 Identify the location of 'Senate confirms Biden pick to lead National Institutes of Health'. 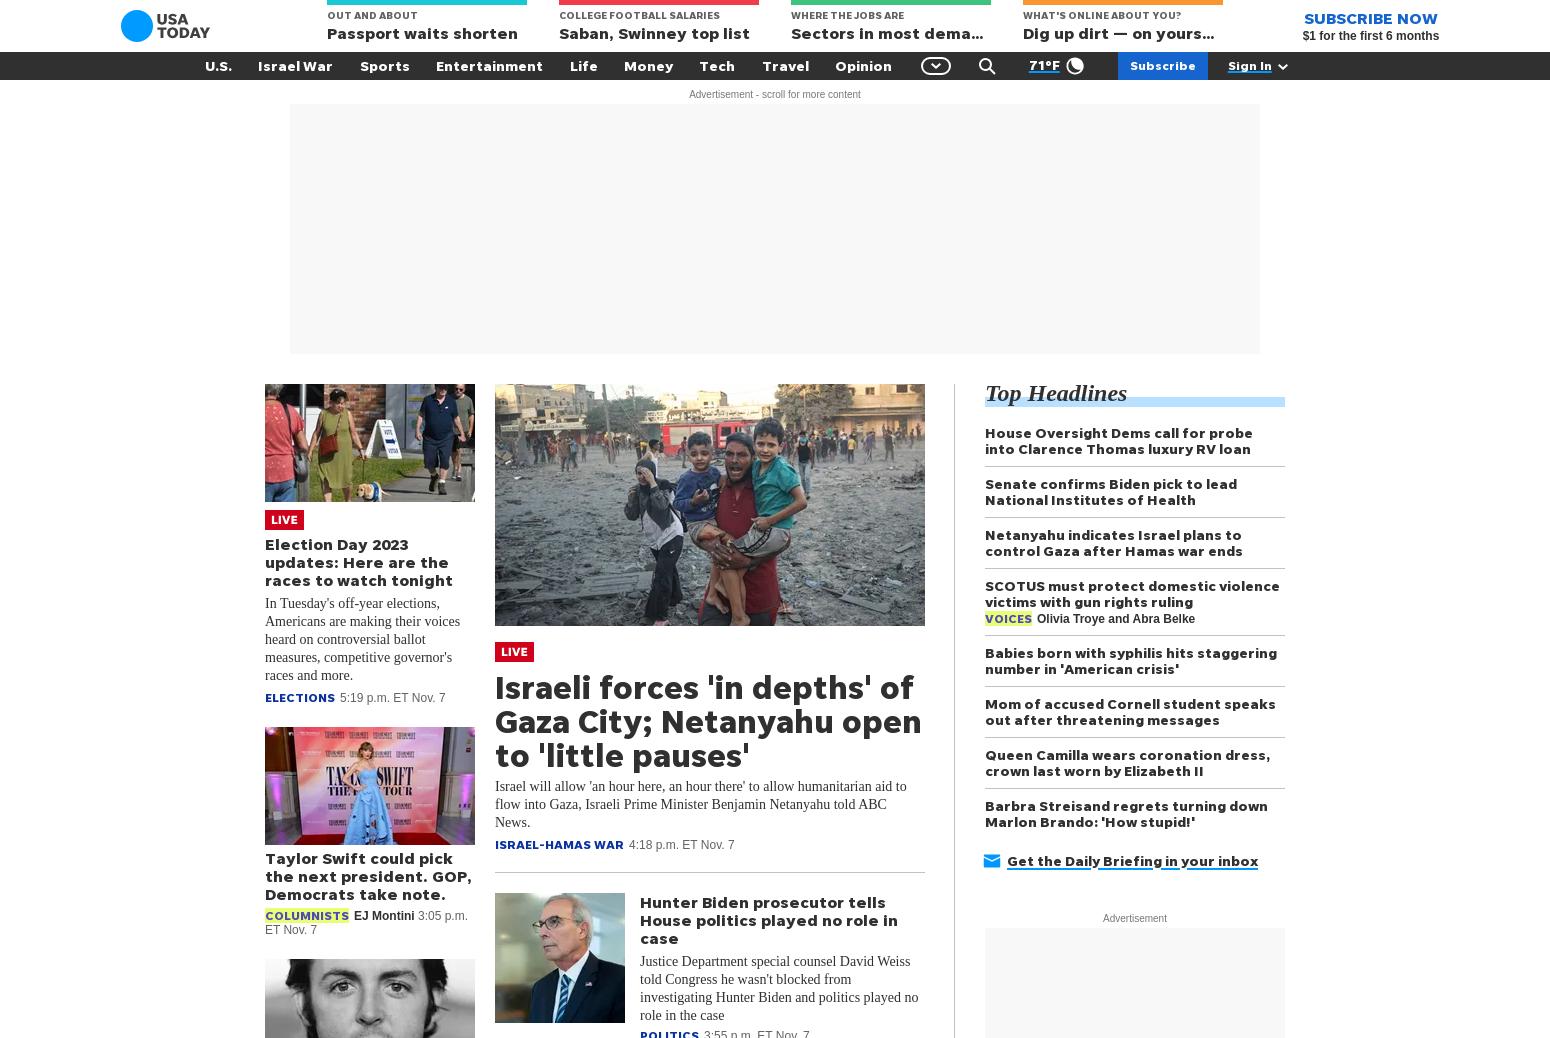
(1110, 491).